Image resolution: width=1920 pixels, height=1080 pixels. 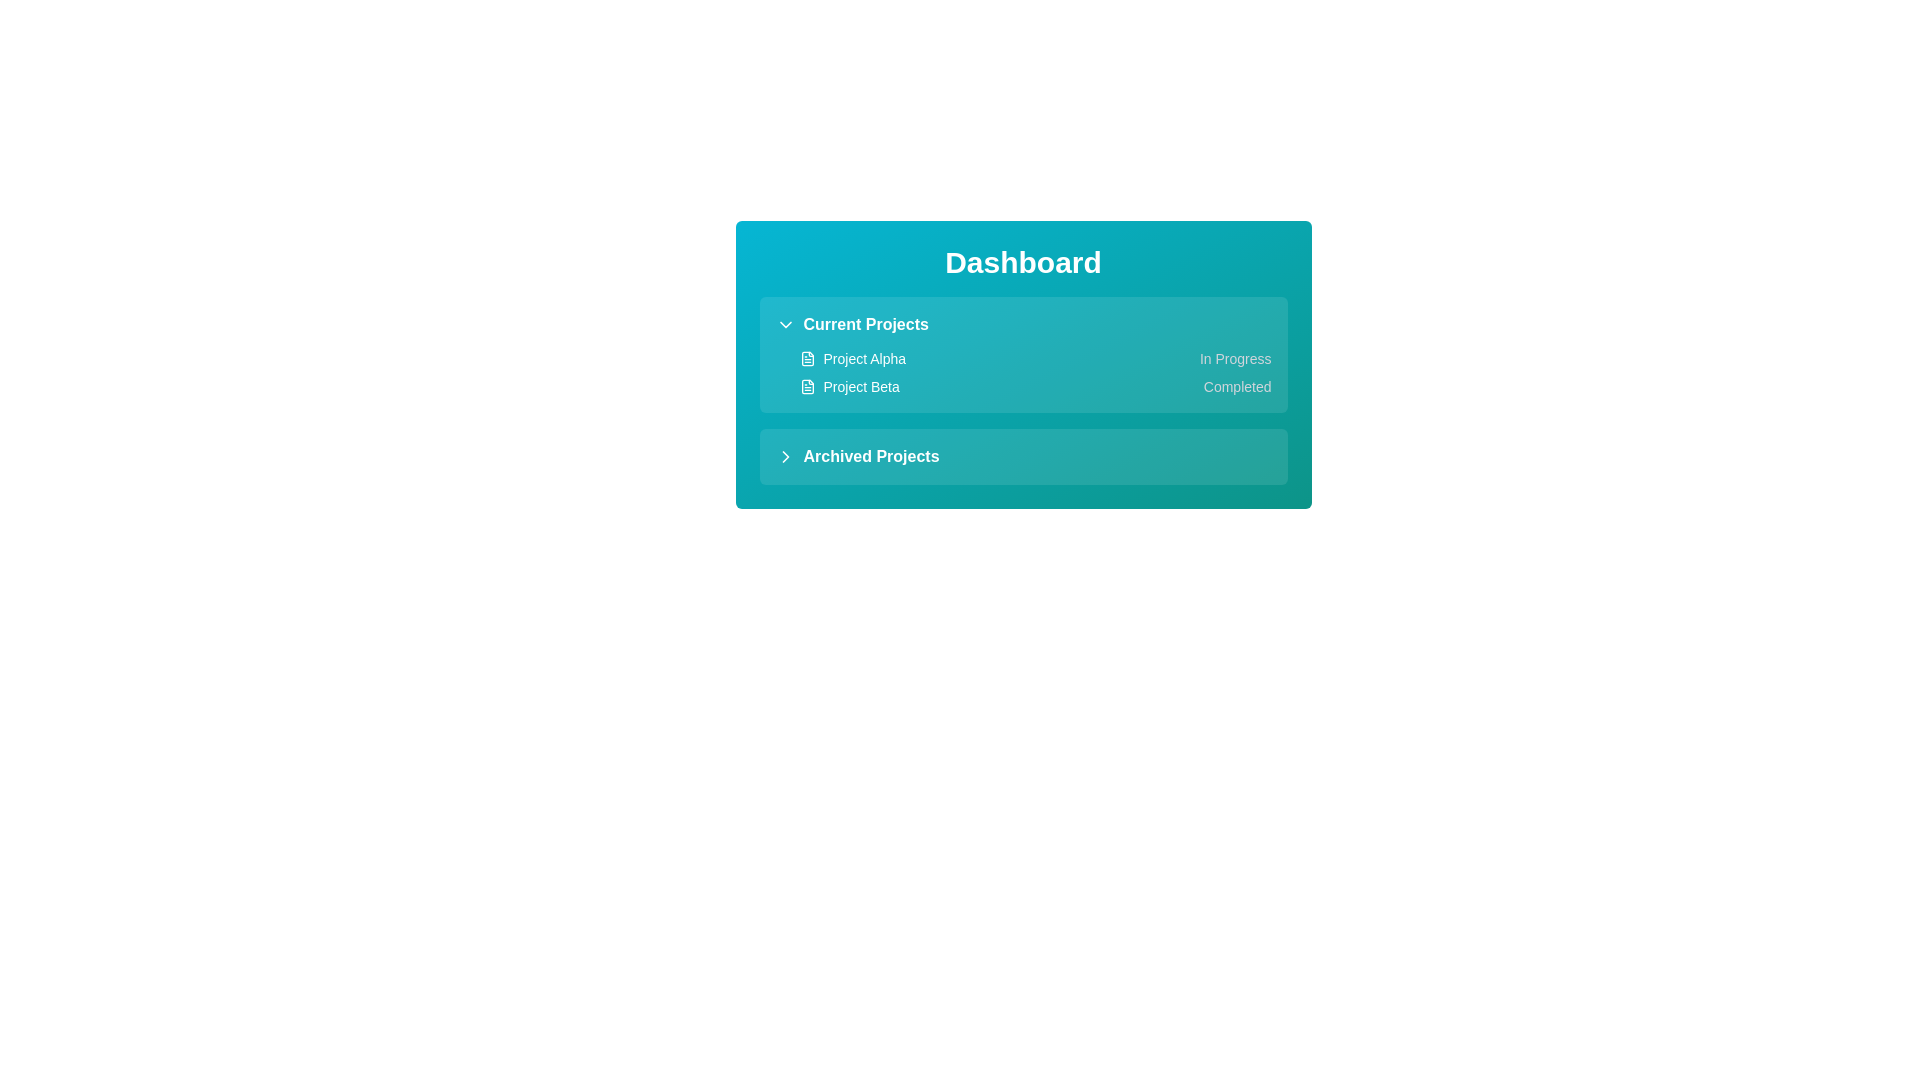 What do you see at coordinates (807, 357) in the screenshot?
I see `the file document icon located in the 'Current Projects' section, next to the 'Project Alpha' label, which is the top icon in the vertical grouping of file-related icons` at bounding box center [807, 357].